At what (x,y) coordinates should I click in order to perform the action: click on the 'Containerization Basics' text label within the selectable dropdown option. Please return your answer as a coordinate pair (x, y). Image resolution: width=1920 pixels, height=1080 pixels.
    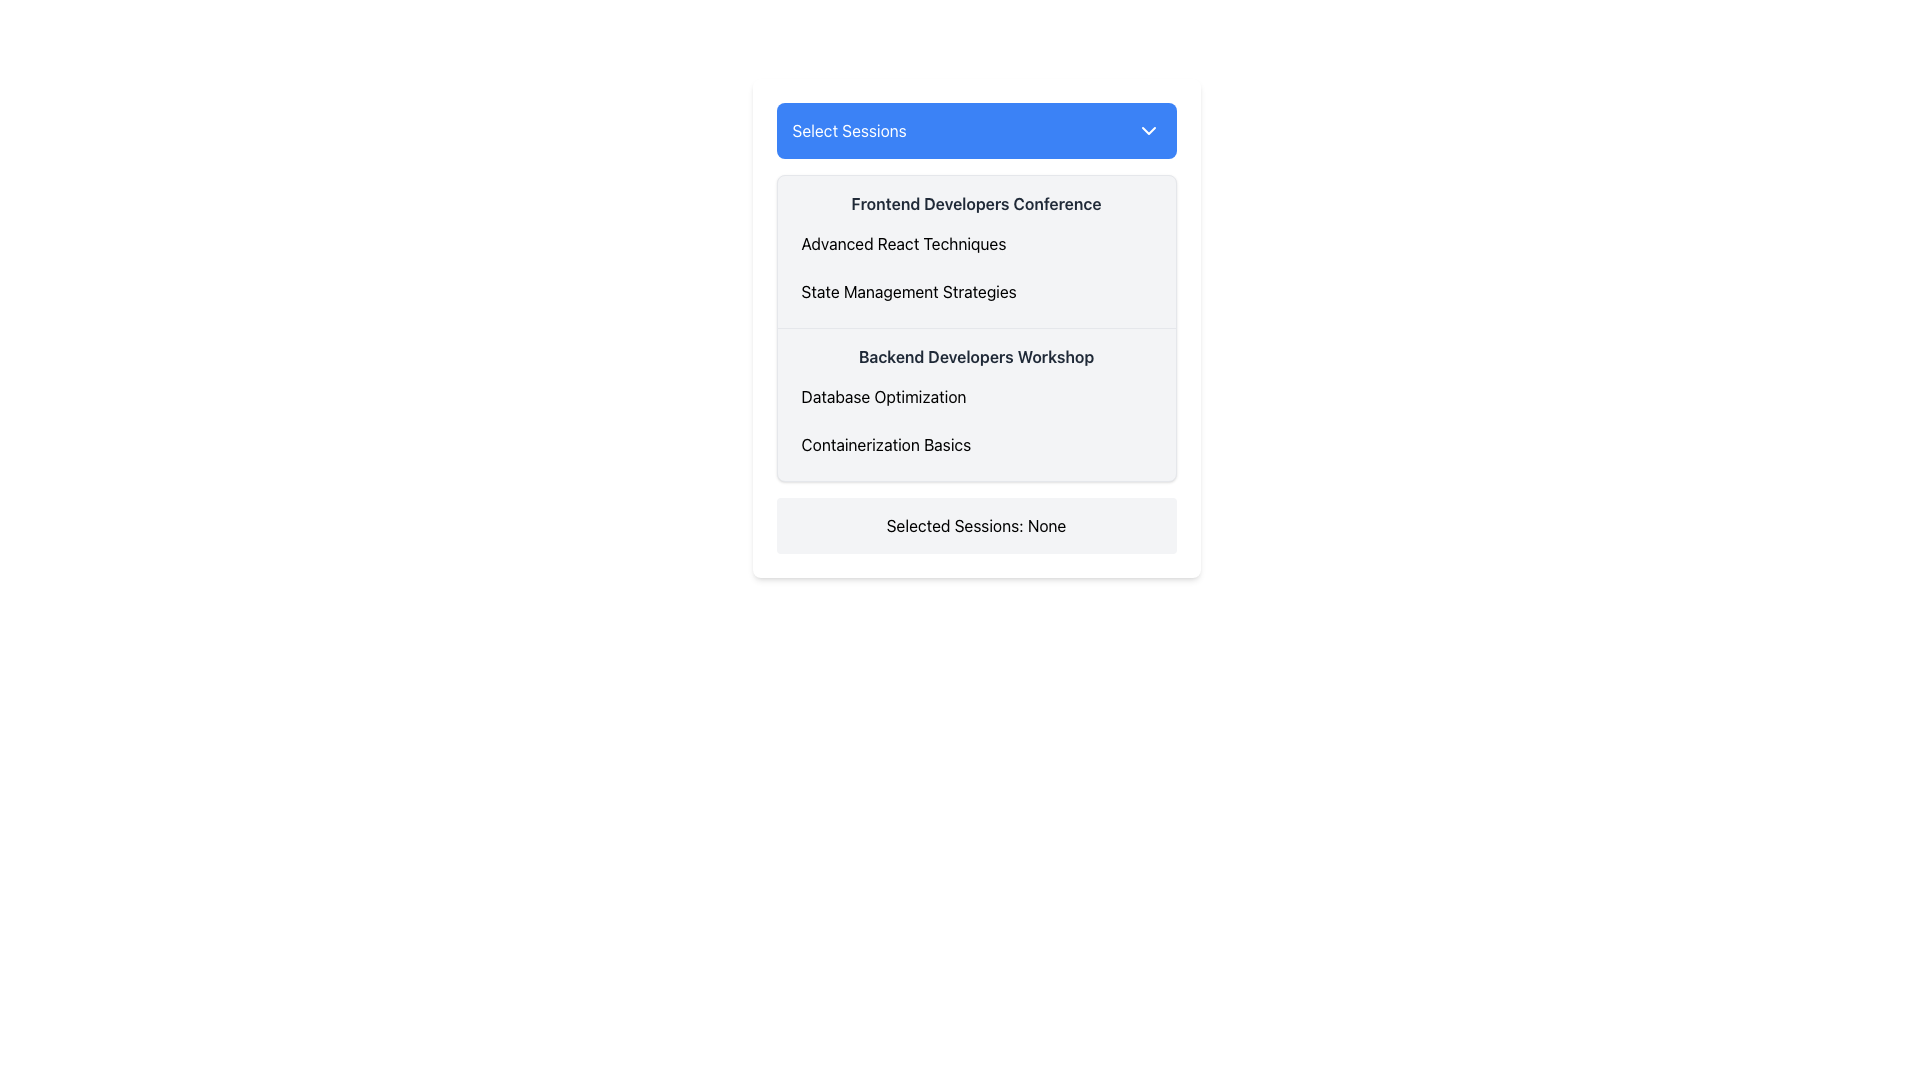
    Looking at the image, I should click on (885, 443).